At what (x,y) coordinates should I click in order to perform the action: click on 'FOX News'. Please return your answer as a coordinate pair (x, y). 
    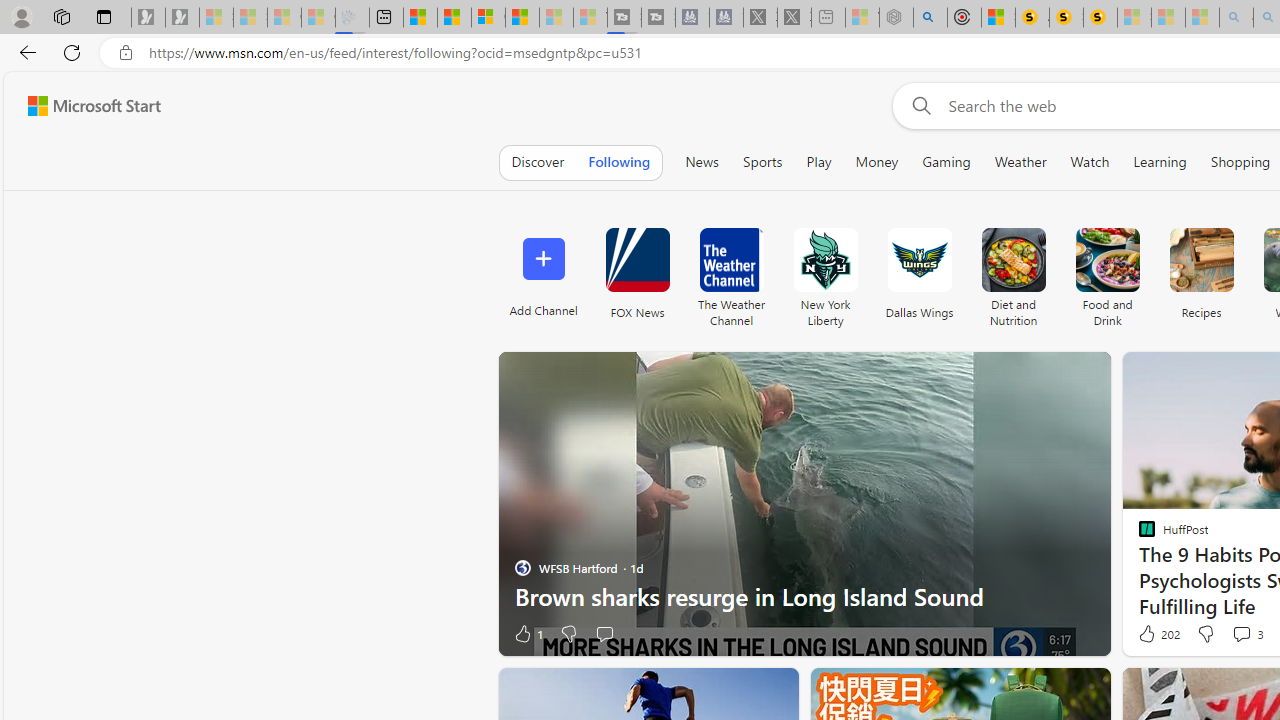
    Looking at the image, I should click on (636, 259).